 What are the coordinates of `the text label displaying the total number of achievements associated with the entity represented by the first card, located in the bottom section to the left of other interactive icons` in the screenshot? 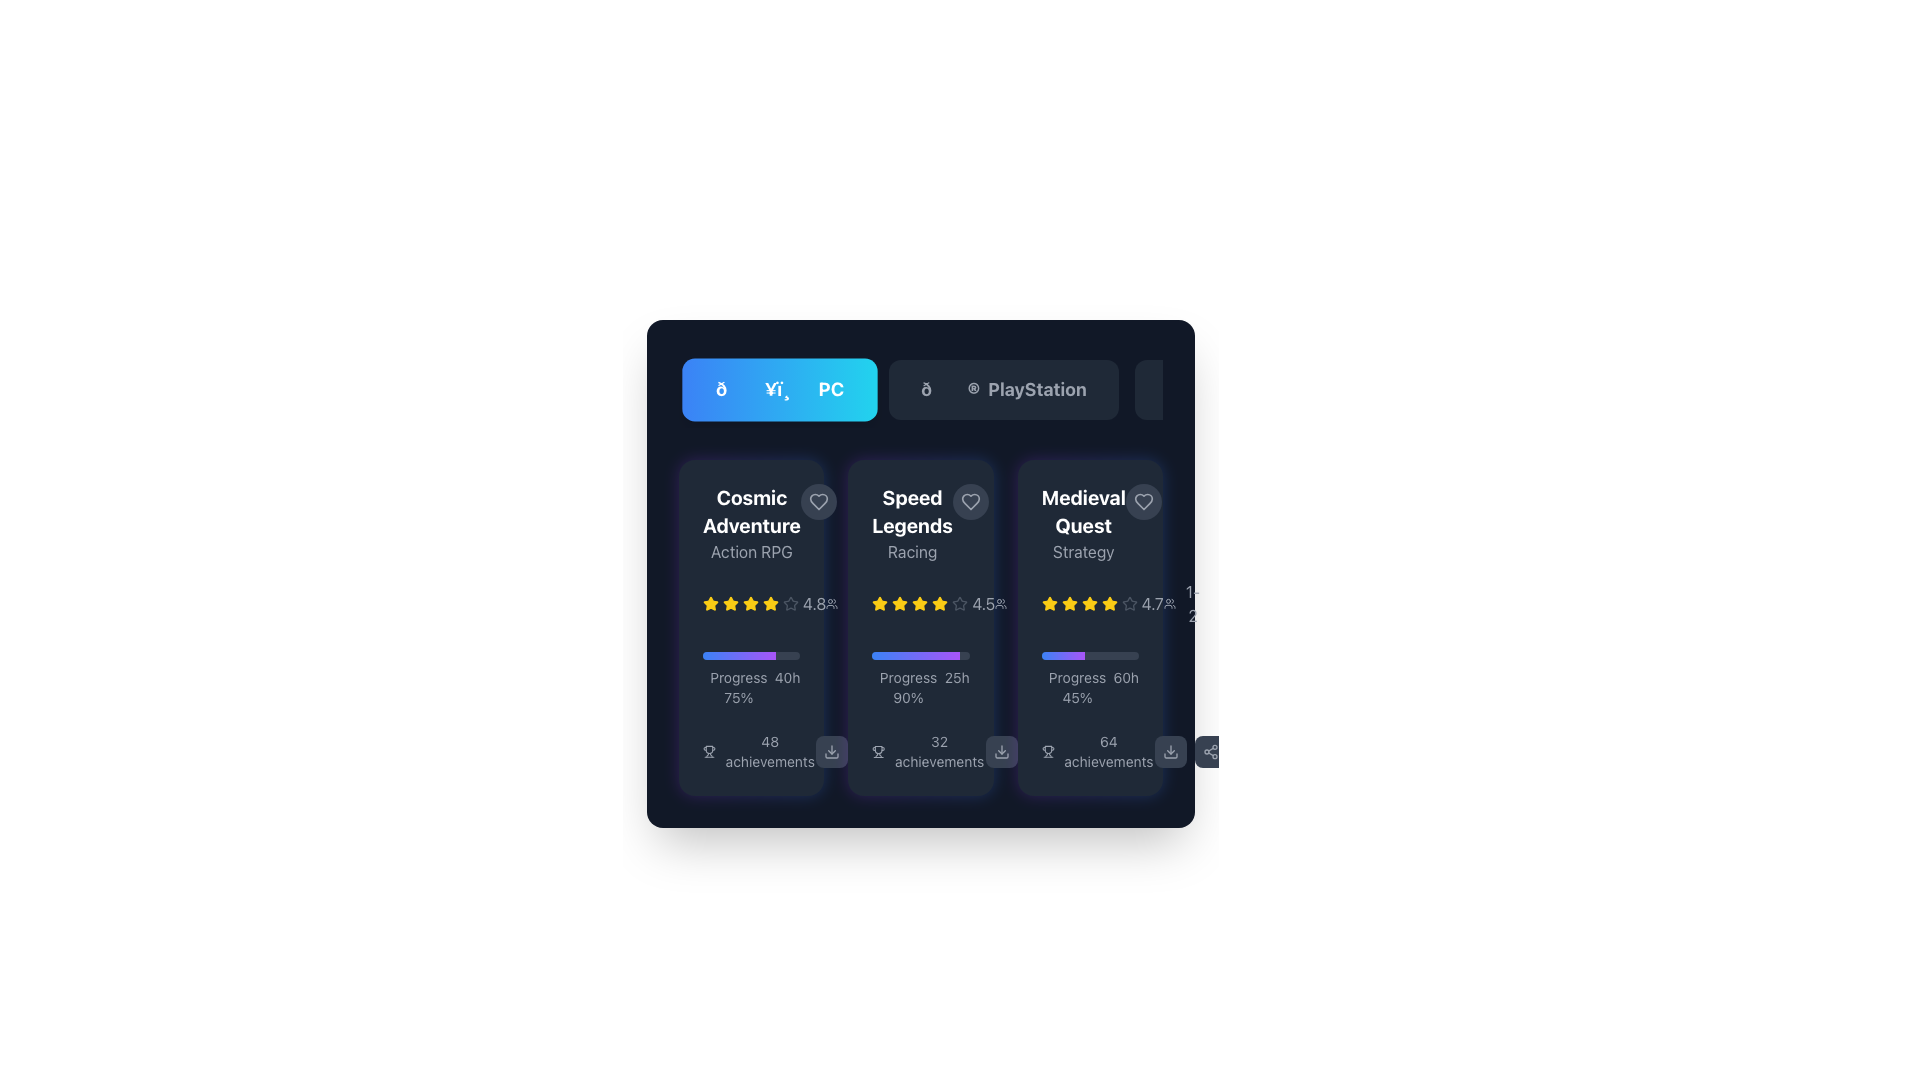 It's located at (758, 752).